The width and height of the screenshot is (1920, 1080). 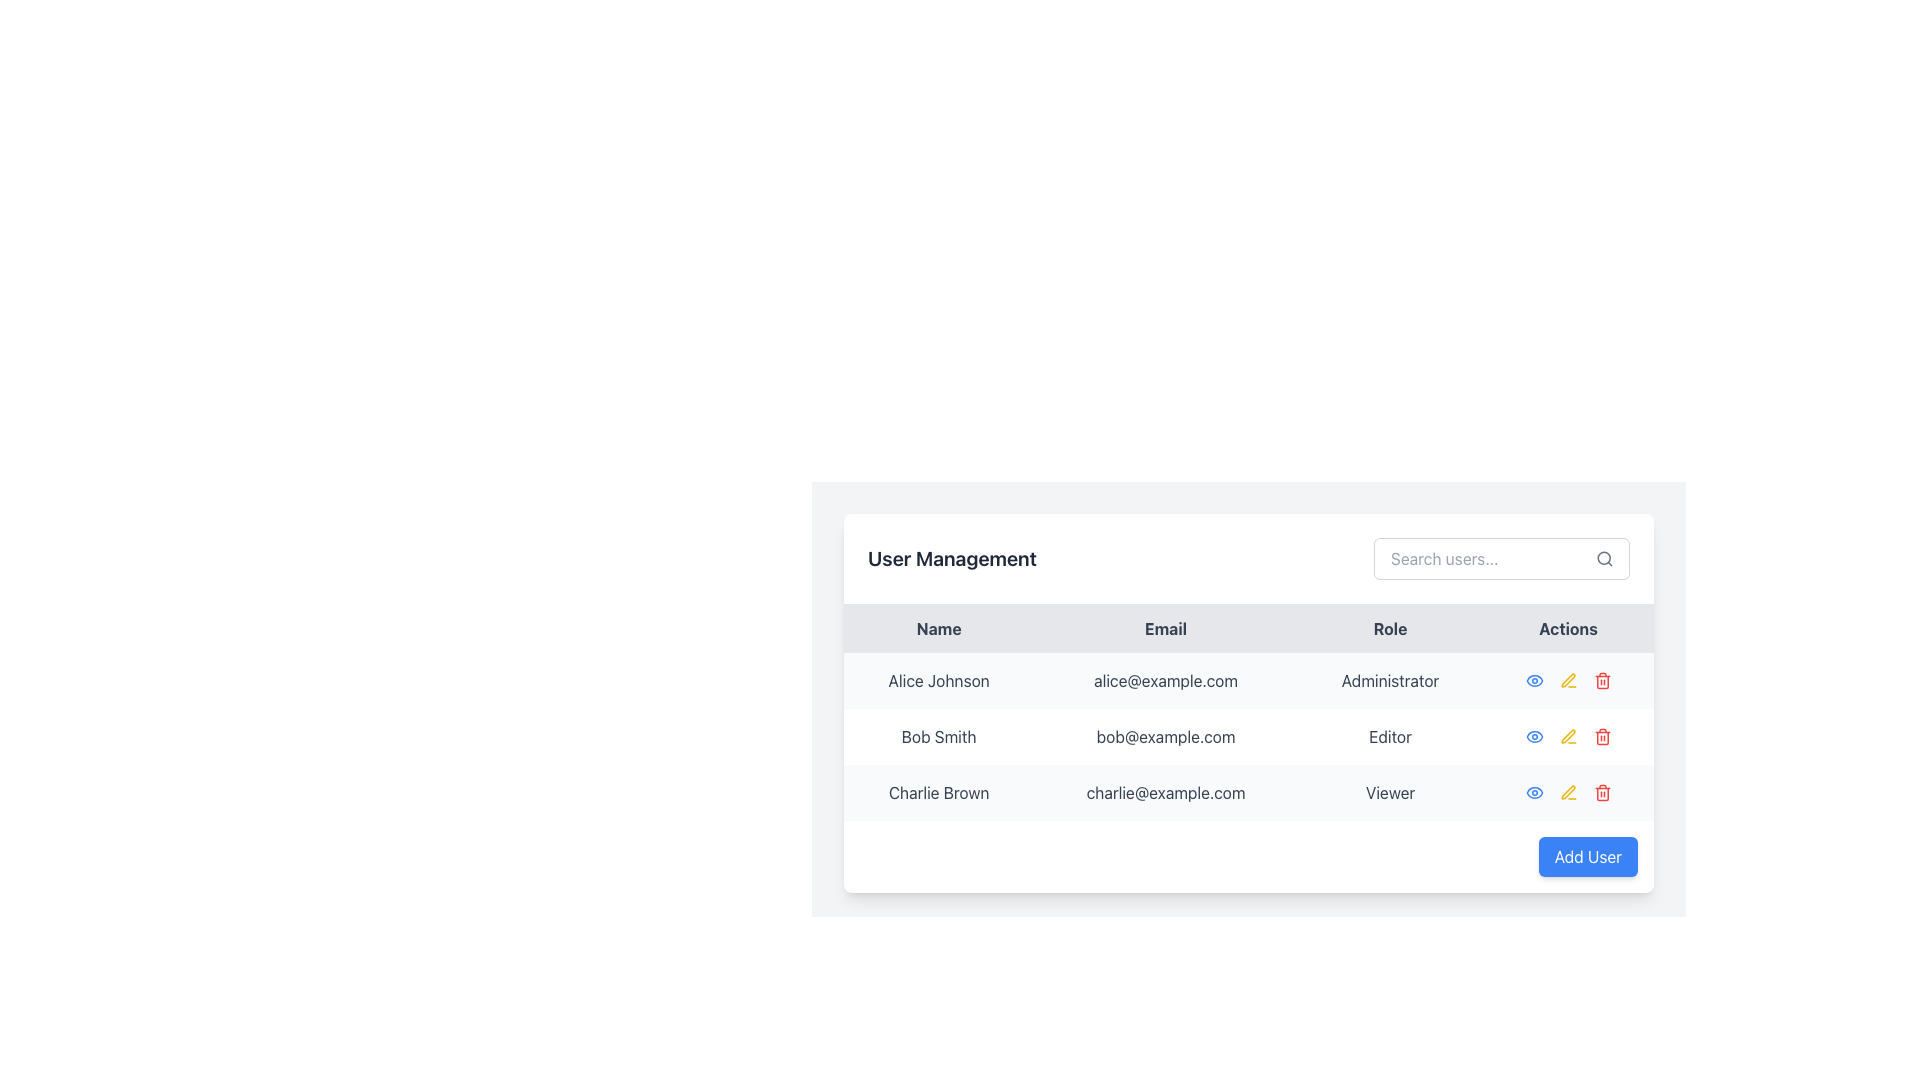 What do you see at coordinates (1567, 736) in the screenshot?
I see `the 'Edit' icon button located in the 'Actions' column for the user 'Bob Smith'` at bounding box center [1567, 736].